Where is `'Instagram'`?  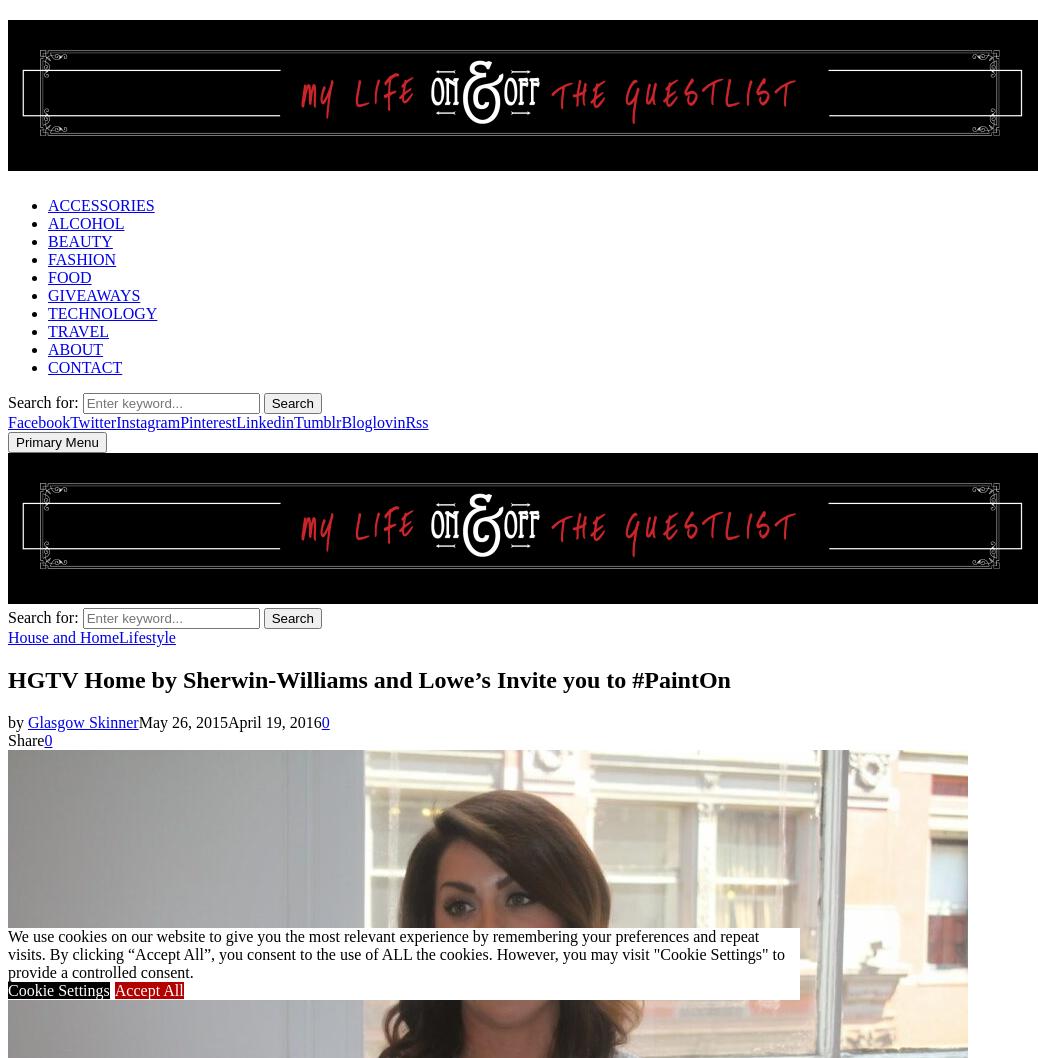 'Instagram' is located at coordinates (147, 421).